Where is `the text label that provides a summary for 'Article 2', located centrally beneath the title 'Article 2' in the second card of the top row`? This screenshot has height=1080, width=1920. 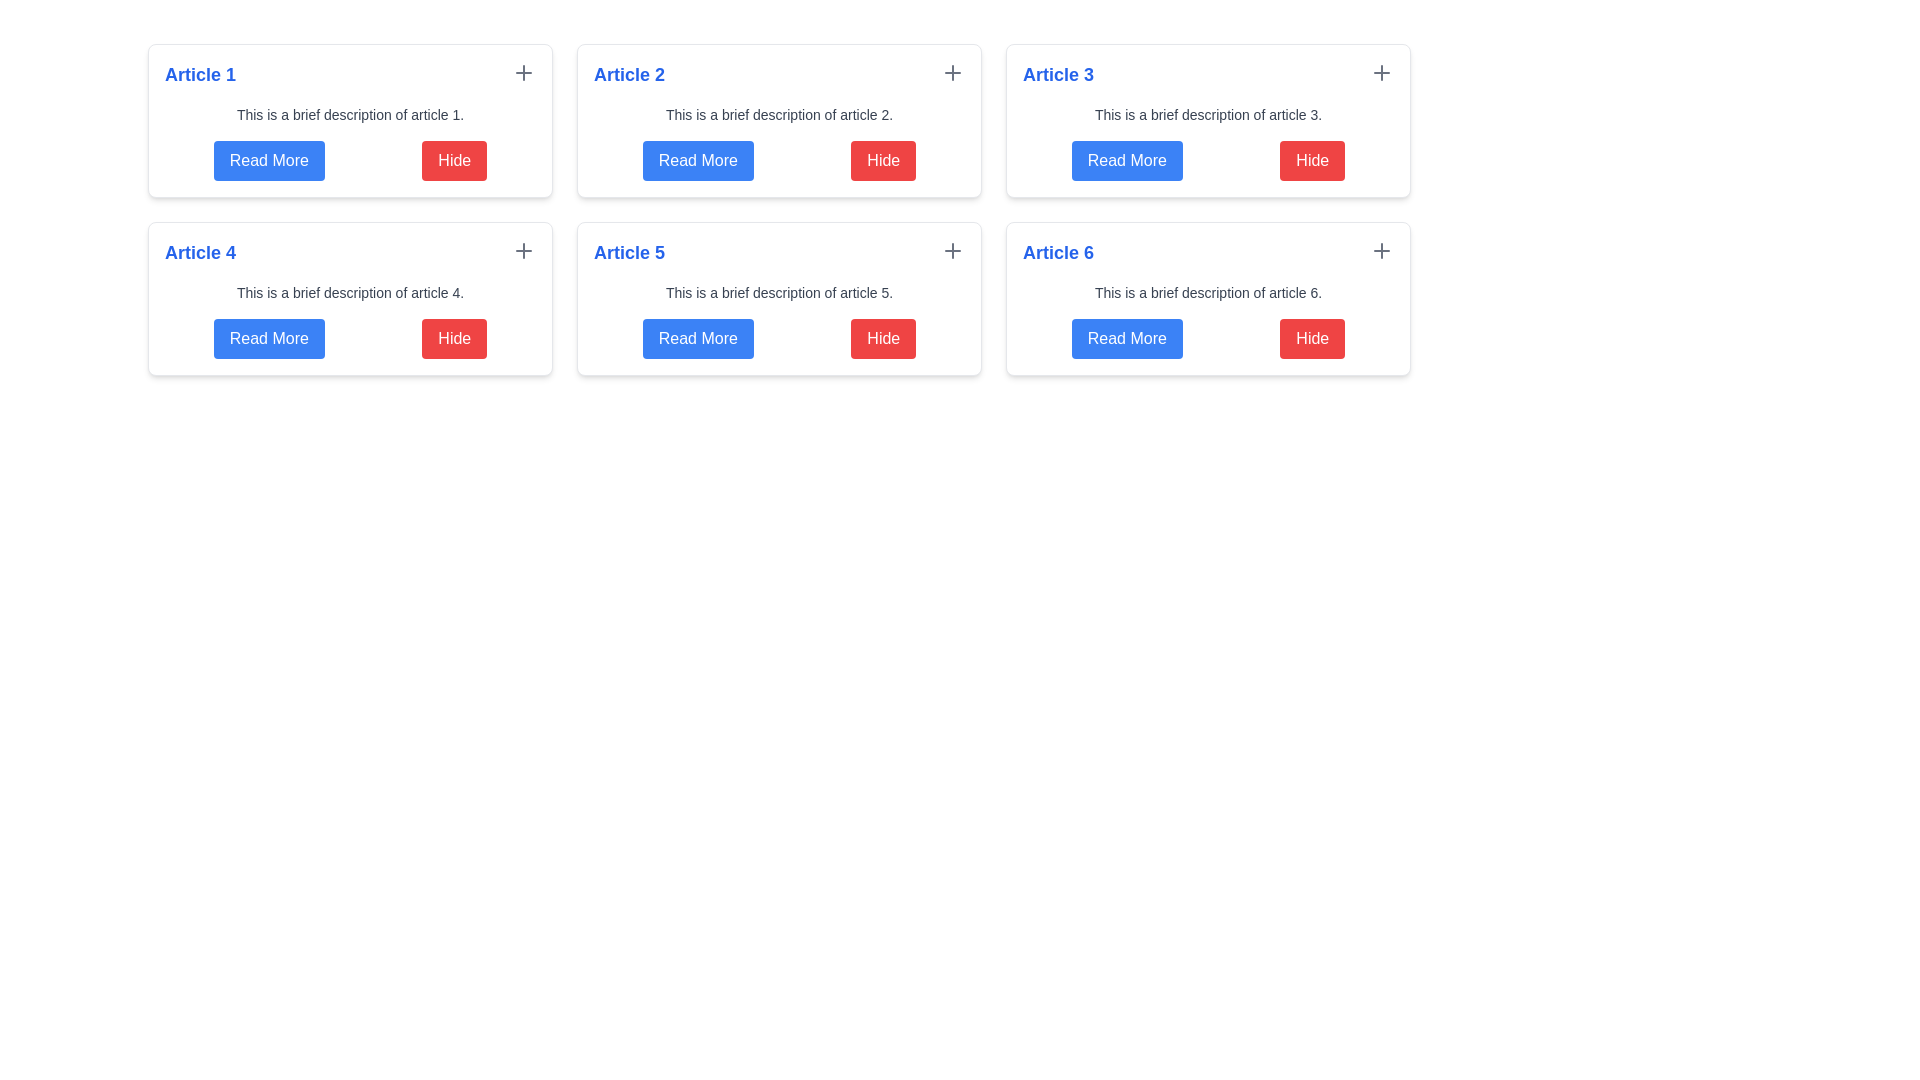 the text label that provides a summary for 'Article 2', located centrally beneath the title 'Article 2' in the second card of the top row is located at coordinates (778, 115).